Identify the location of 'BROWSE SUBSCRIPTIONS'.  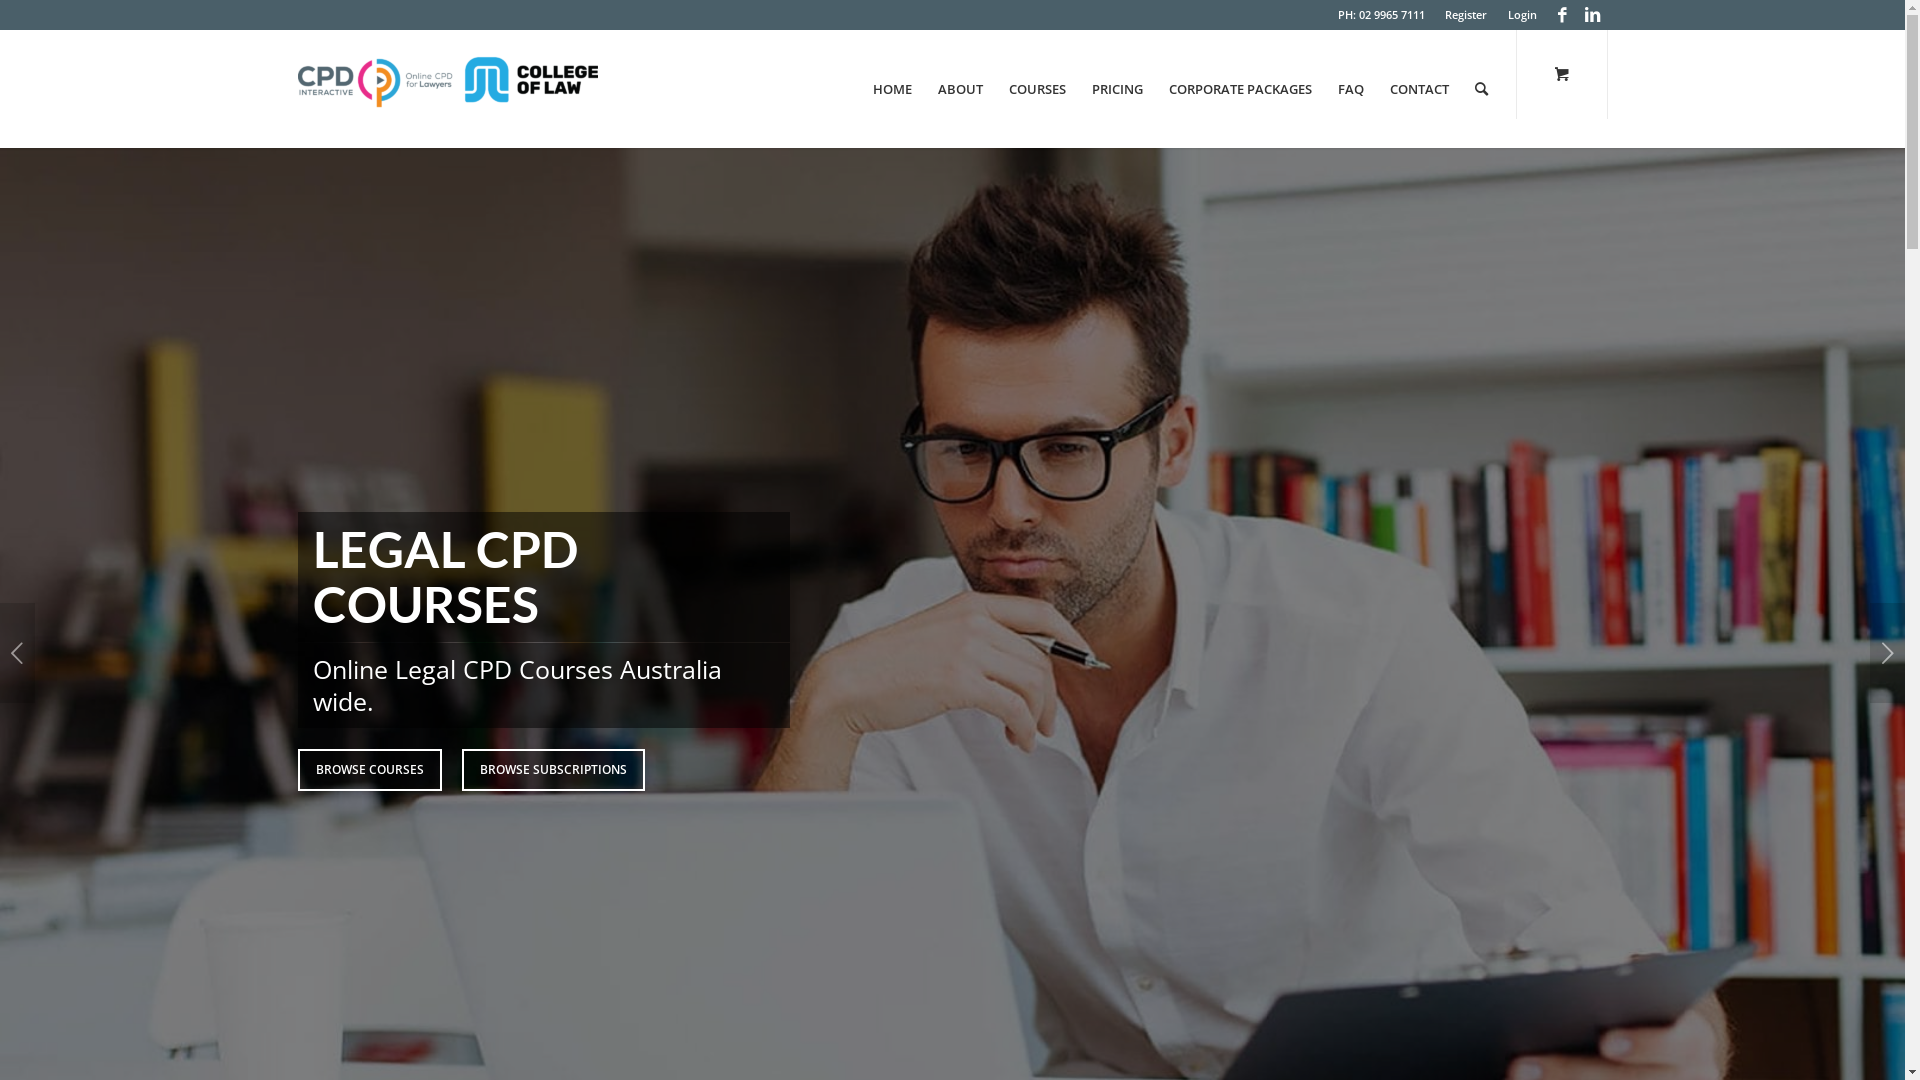
(460, 769).